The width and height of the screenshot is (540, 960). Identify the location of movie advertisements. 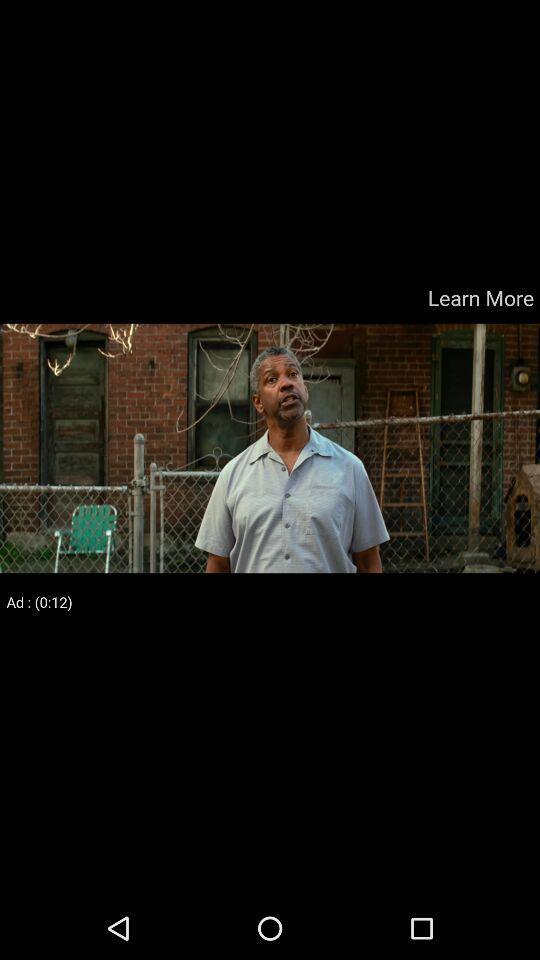
(270, 448).